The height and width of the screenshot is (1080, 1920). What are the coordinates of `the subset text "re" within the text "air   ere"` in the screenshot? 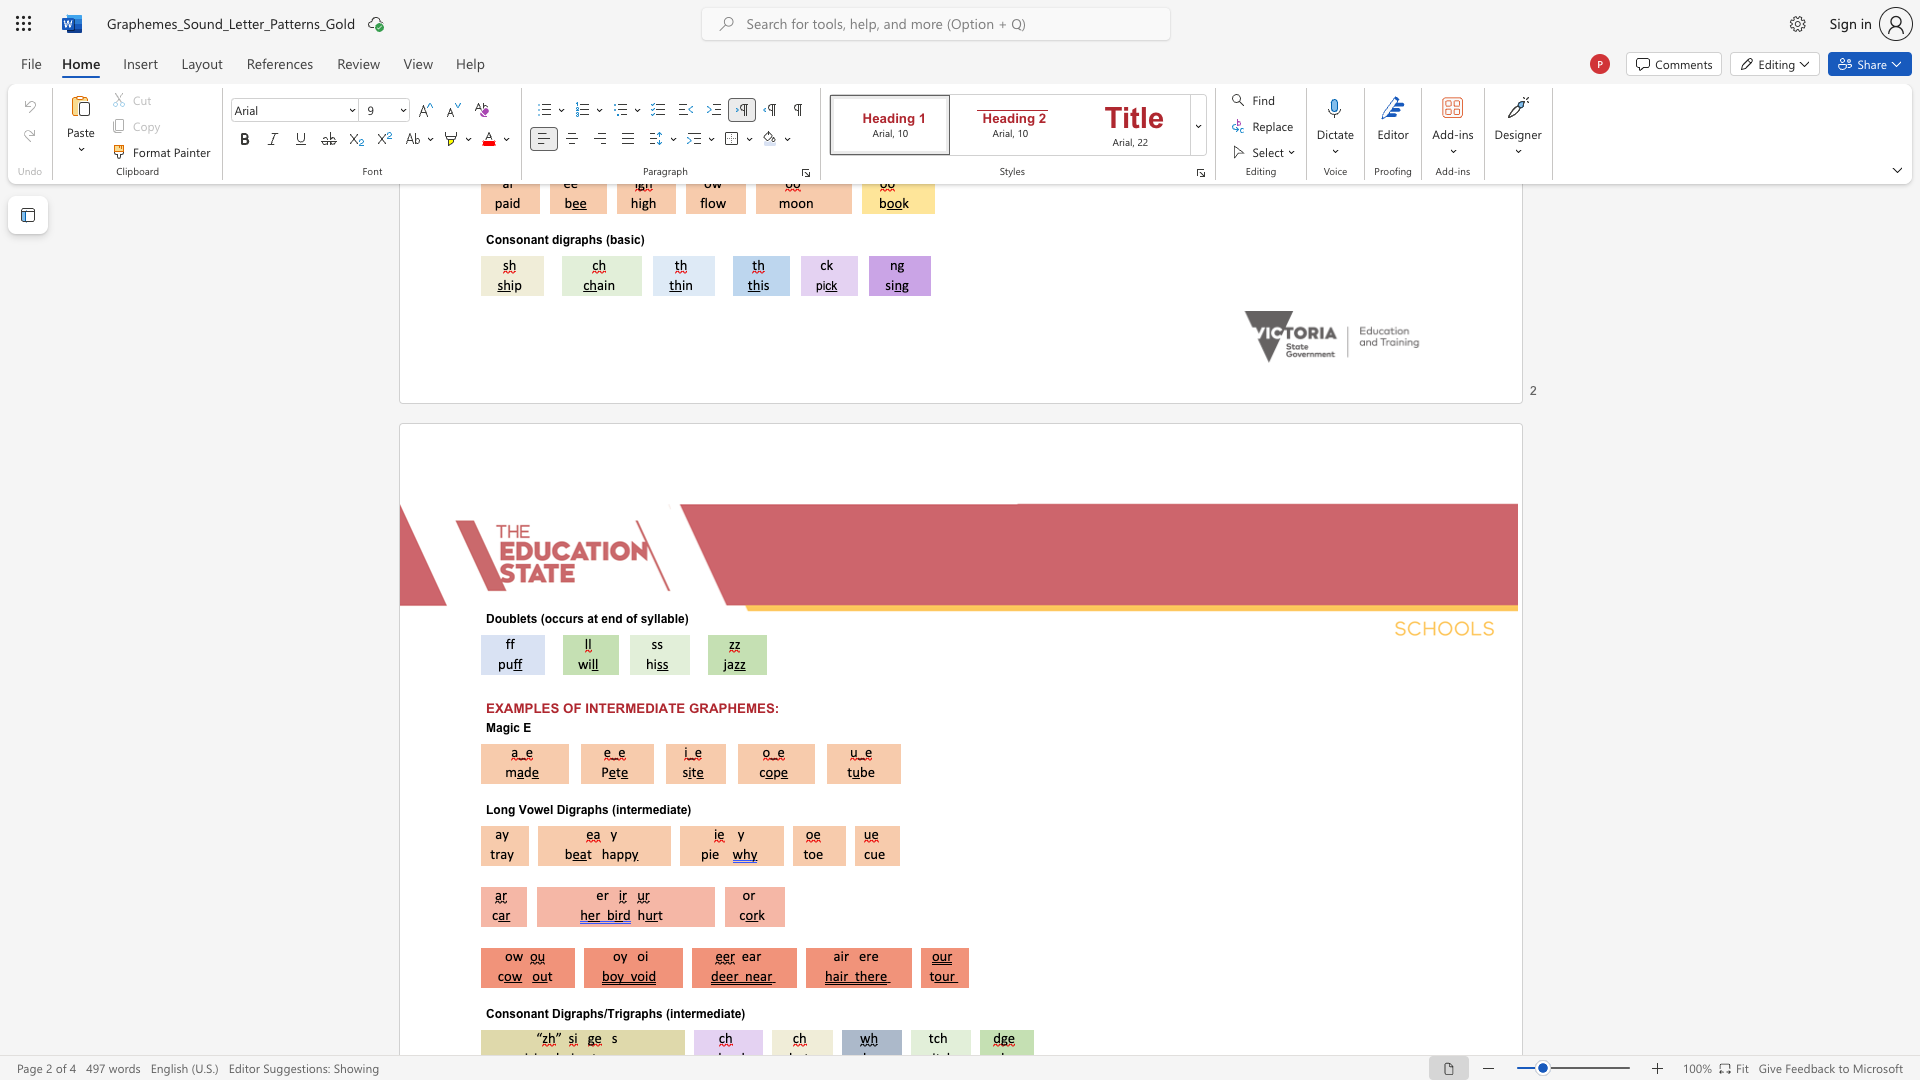 It's located at (866, 955).